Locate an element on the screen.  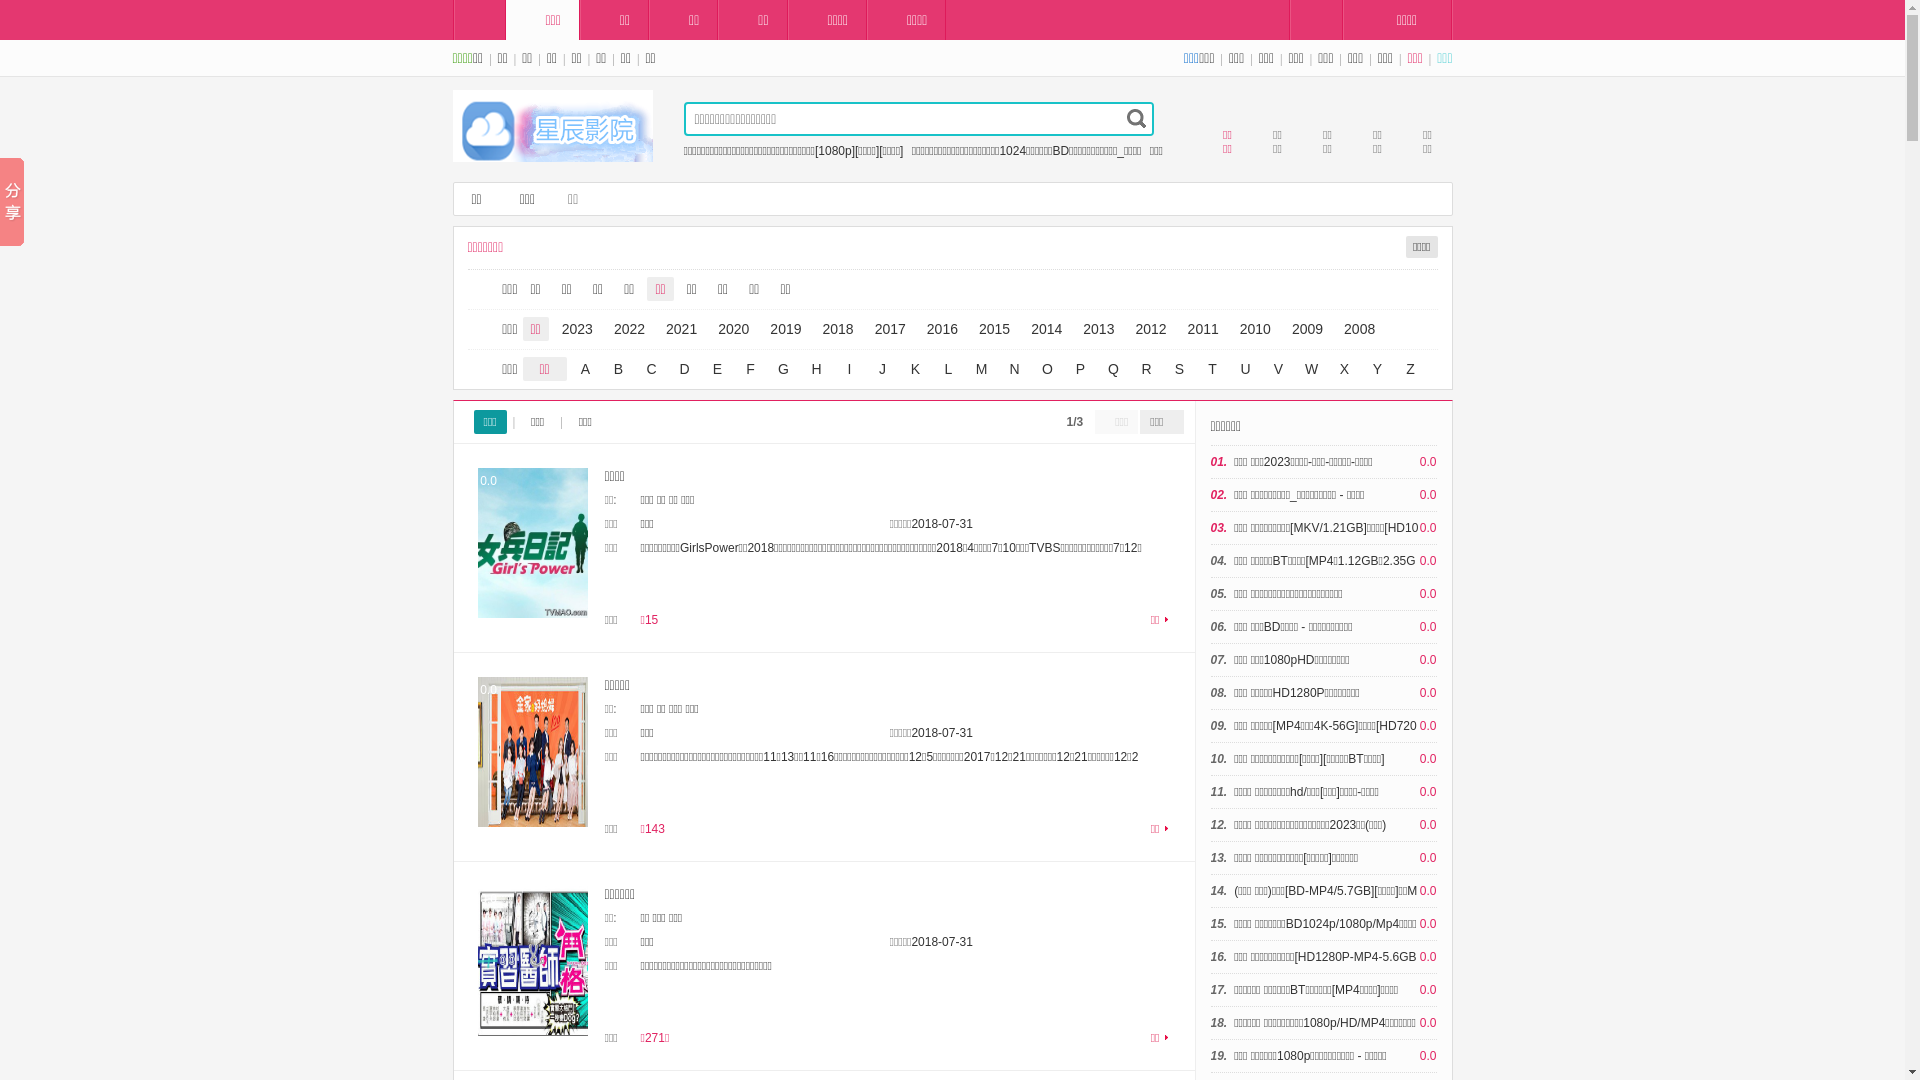
'W' is located at coordinates (1311, 369).